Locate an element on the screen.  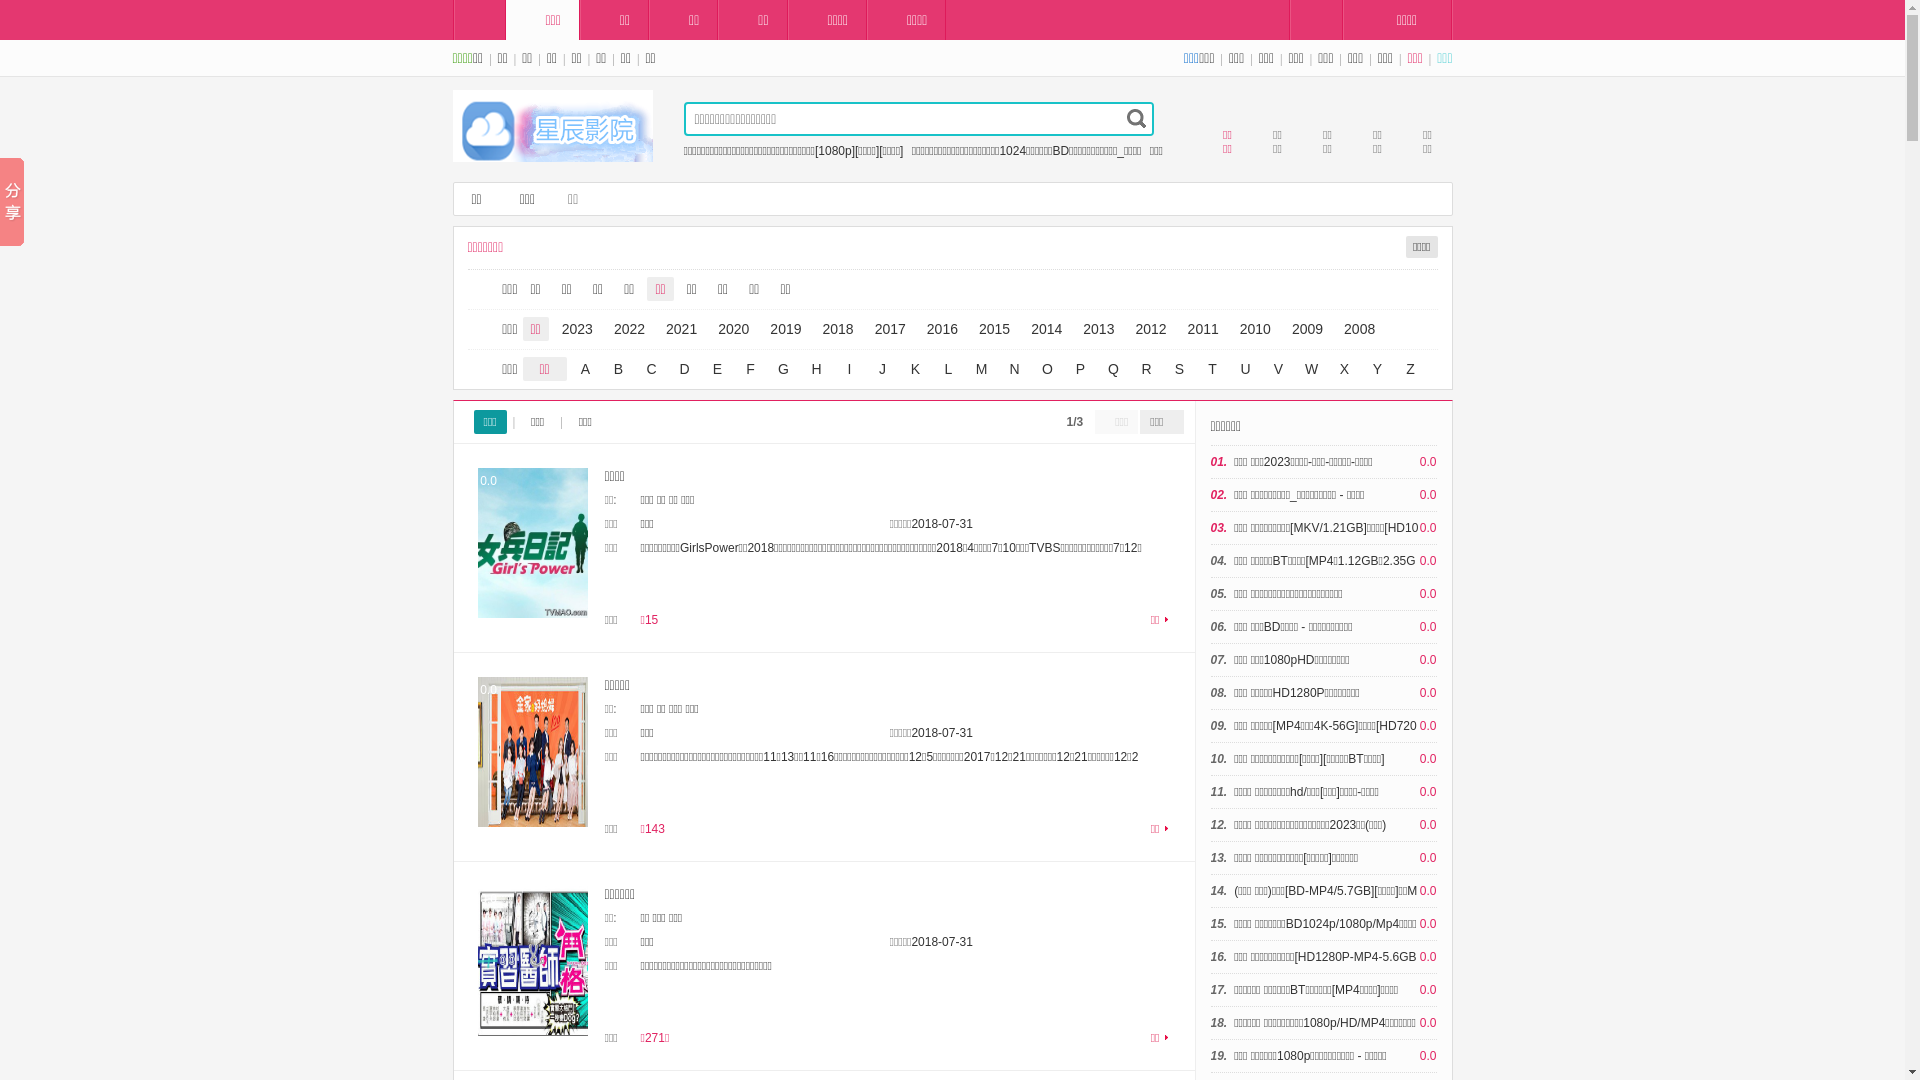
'W' is located at coordinates (1311, 369).